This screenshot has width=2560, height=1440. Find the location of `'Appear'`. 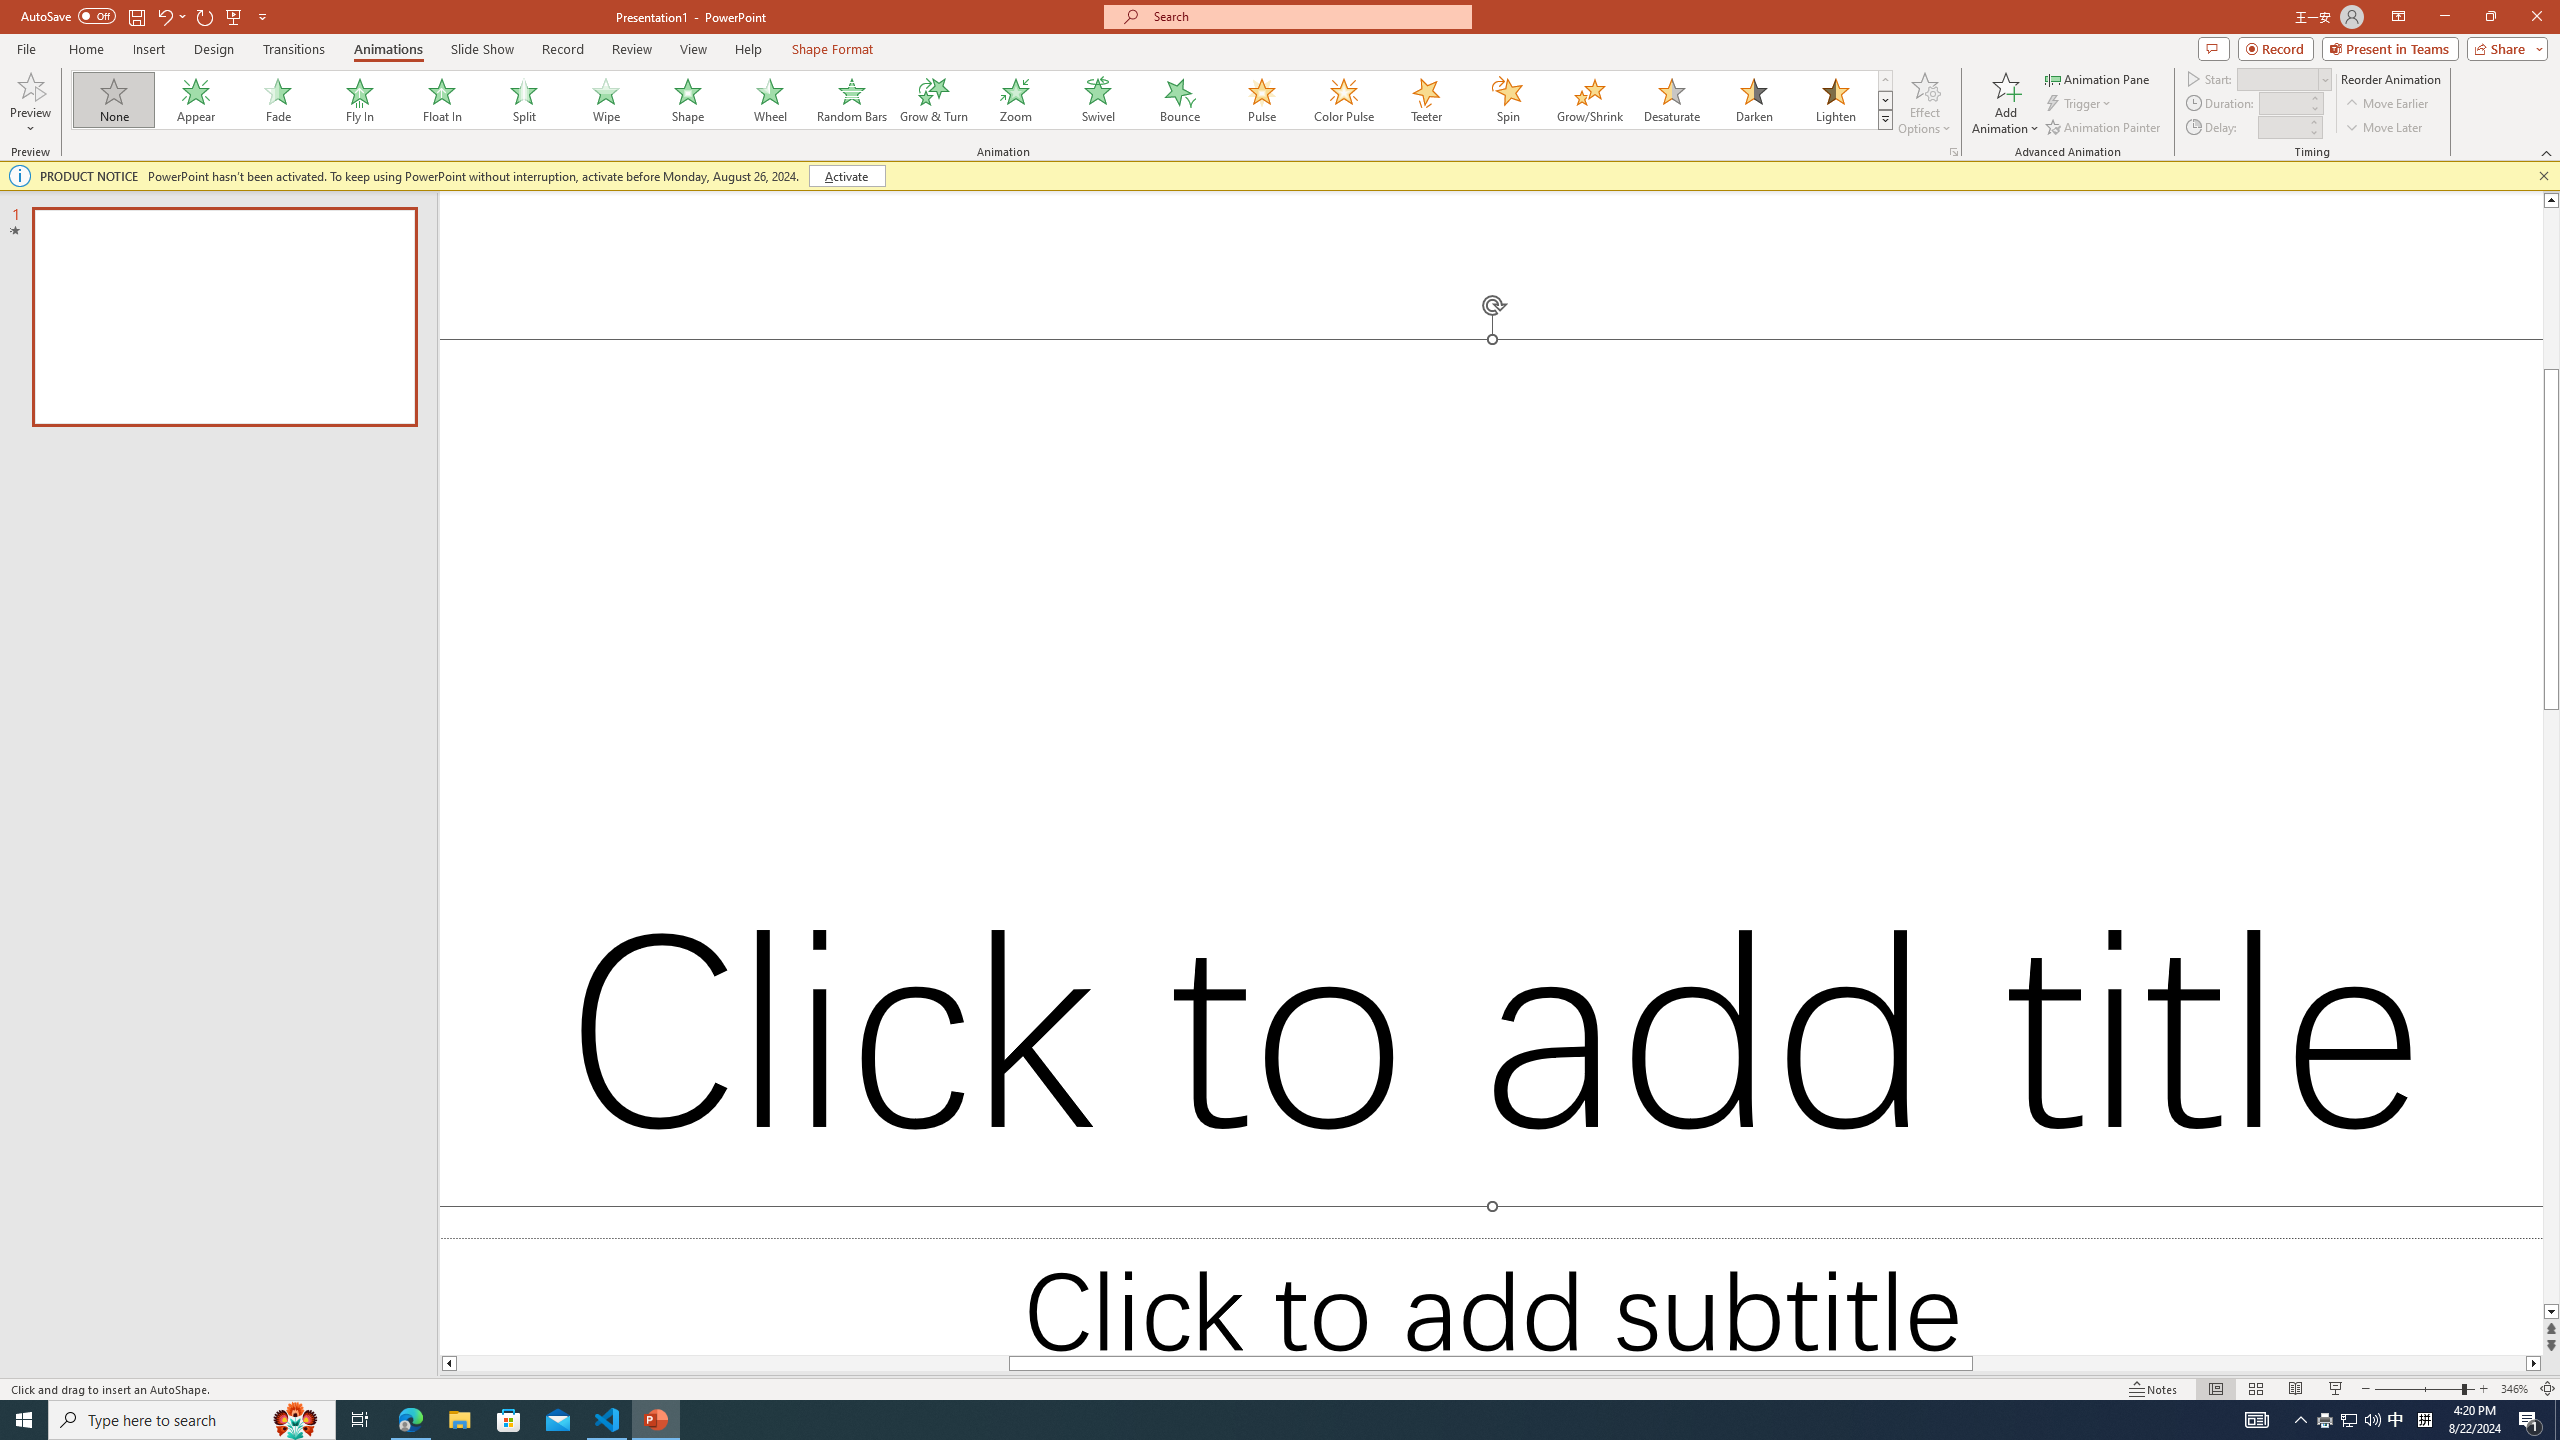

'Appear' is located at coordinates (196, 99).